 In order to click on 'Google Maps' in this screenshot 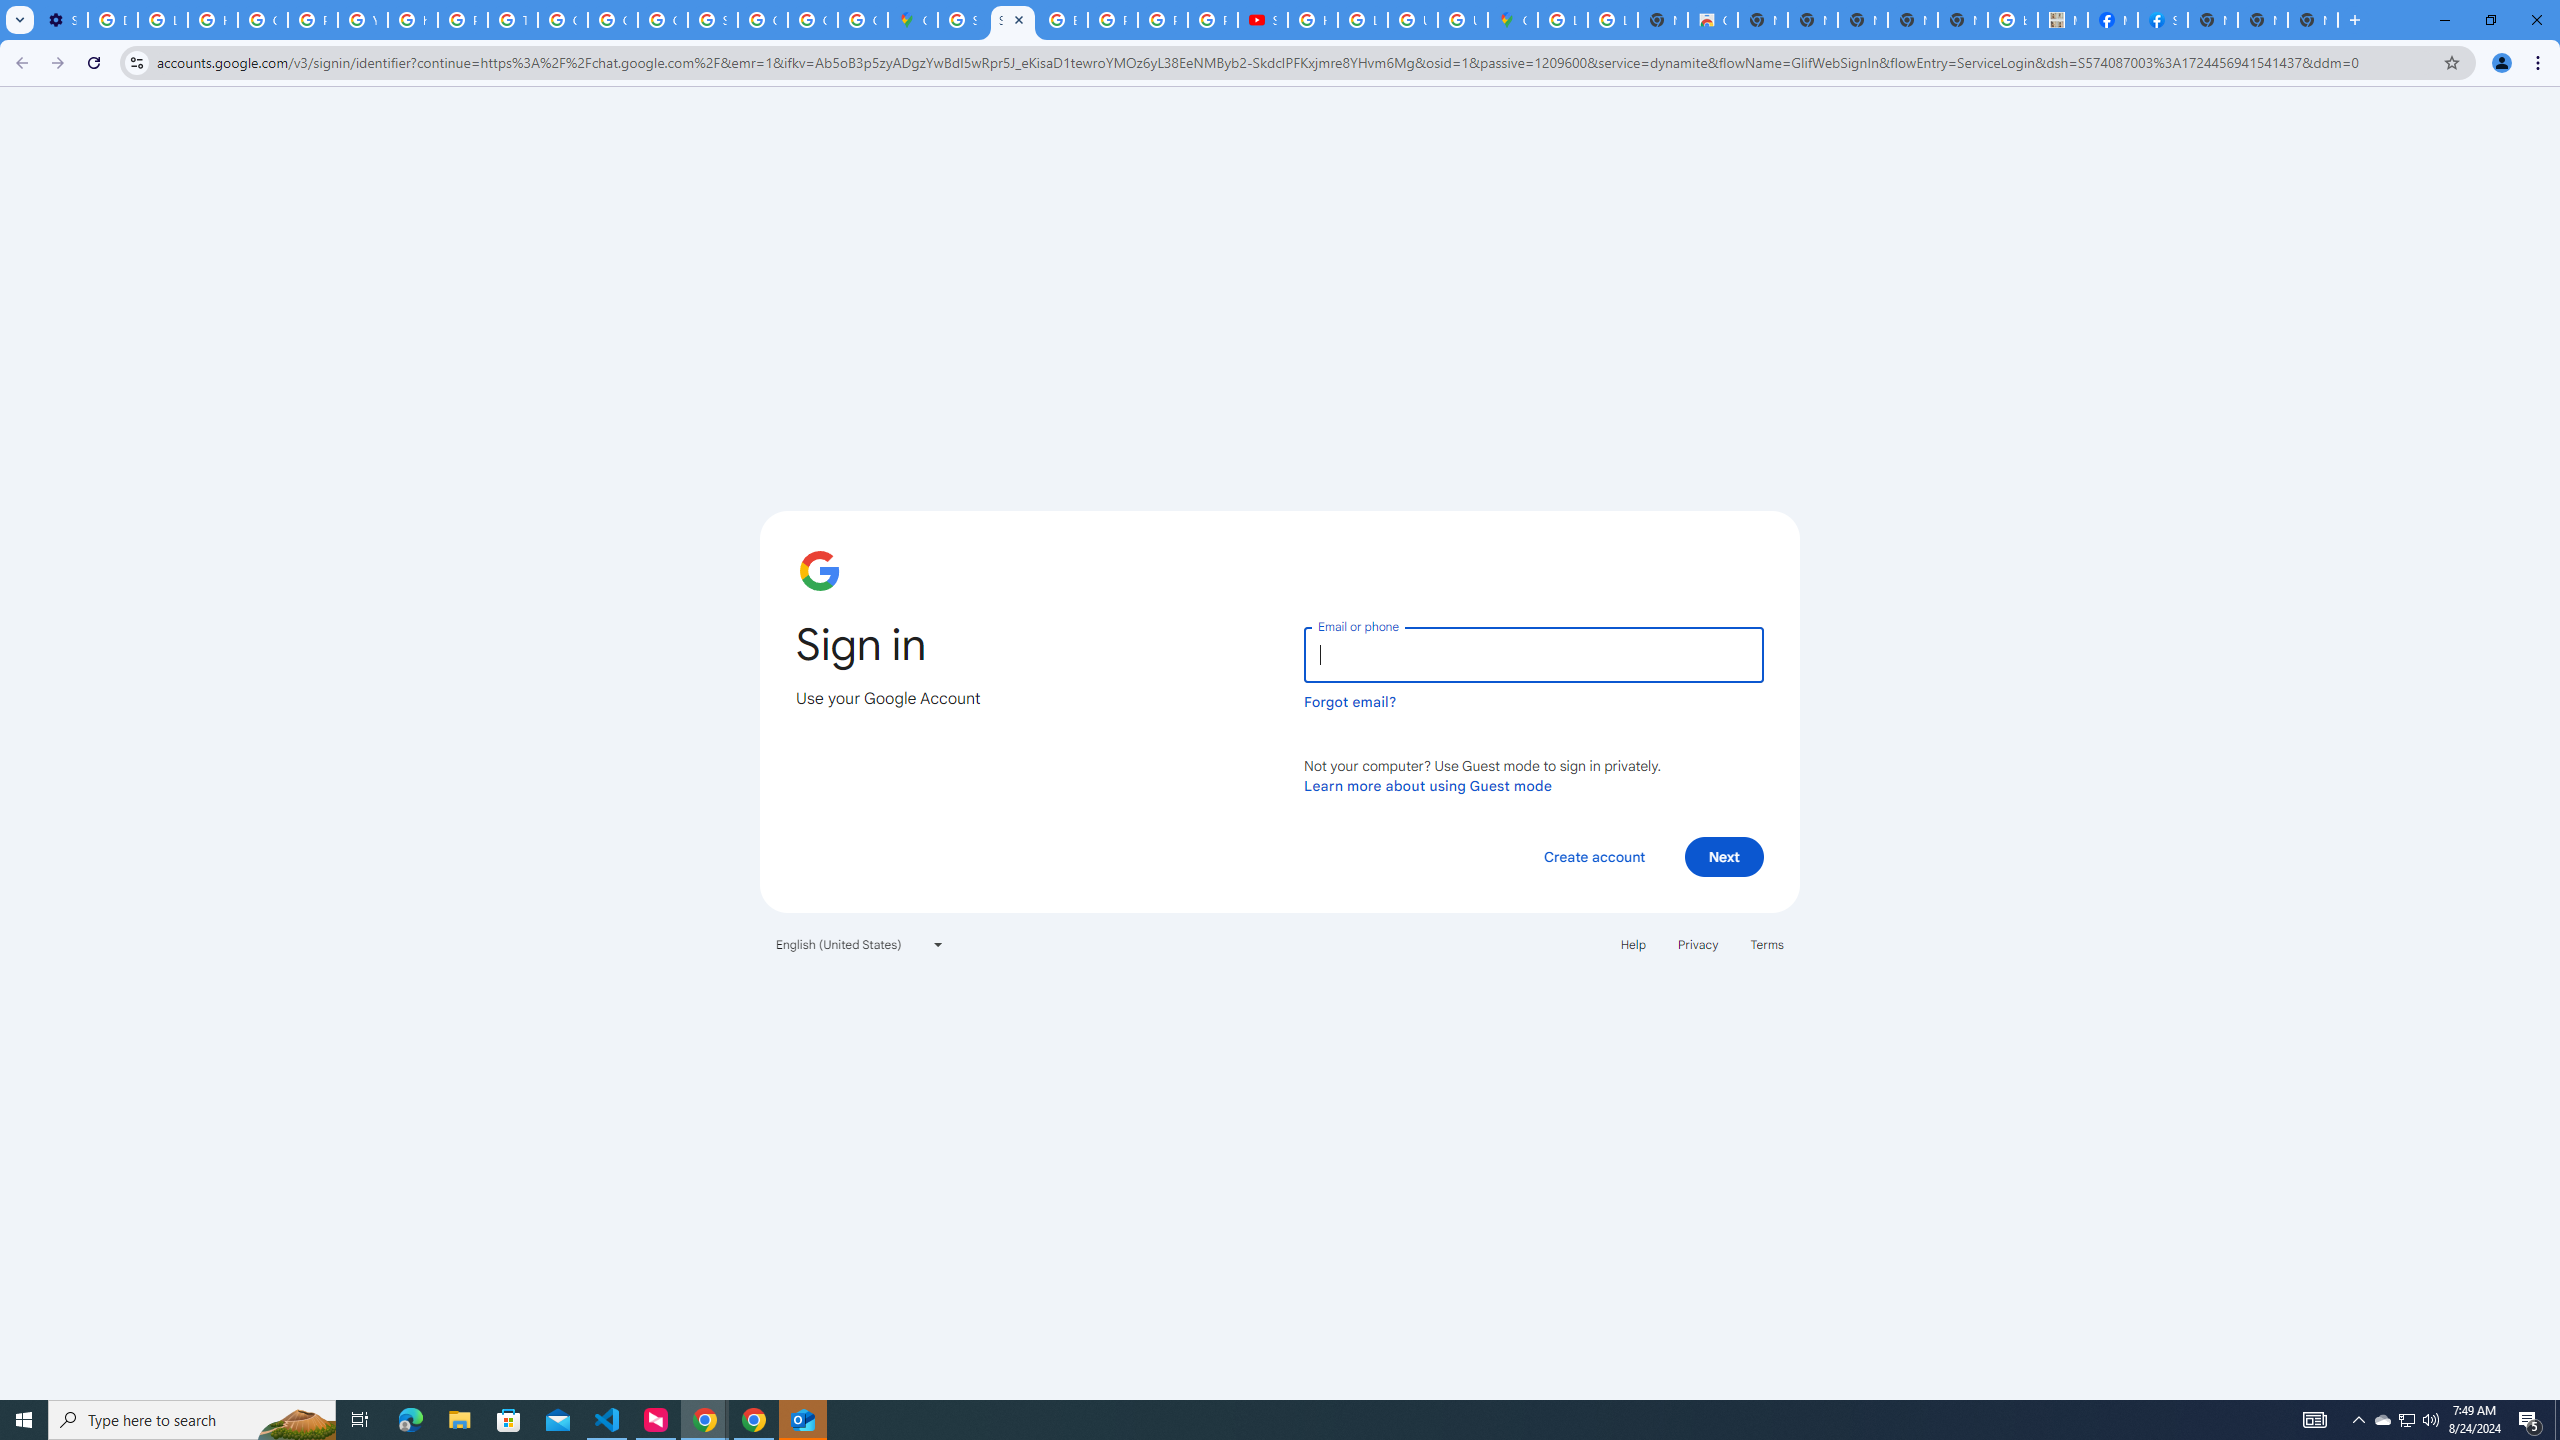, I will do `click(912, 19)`.